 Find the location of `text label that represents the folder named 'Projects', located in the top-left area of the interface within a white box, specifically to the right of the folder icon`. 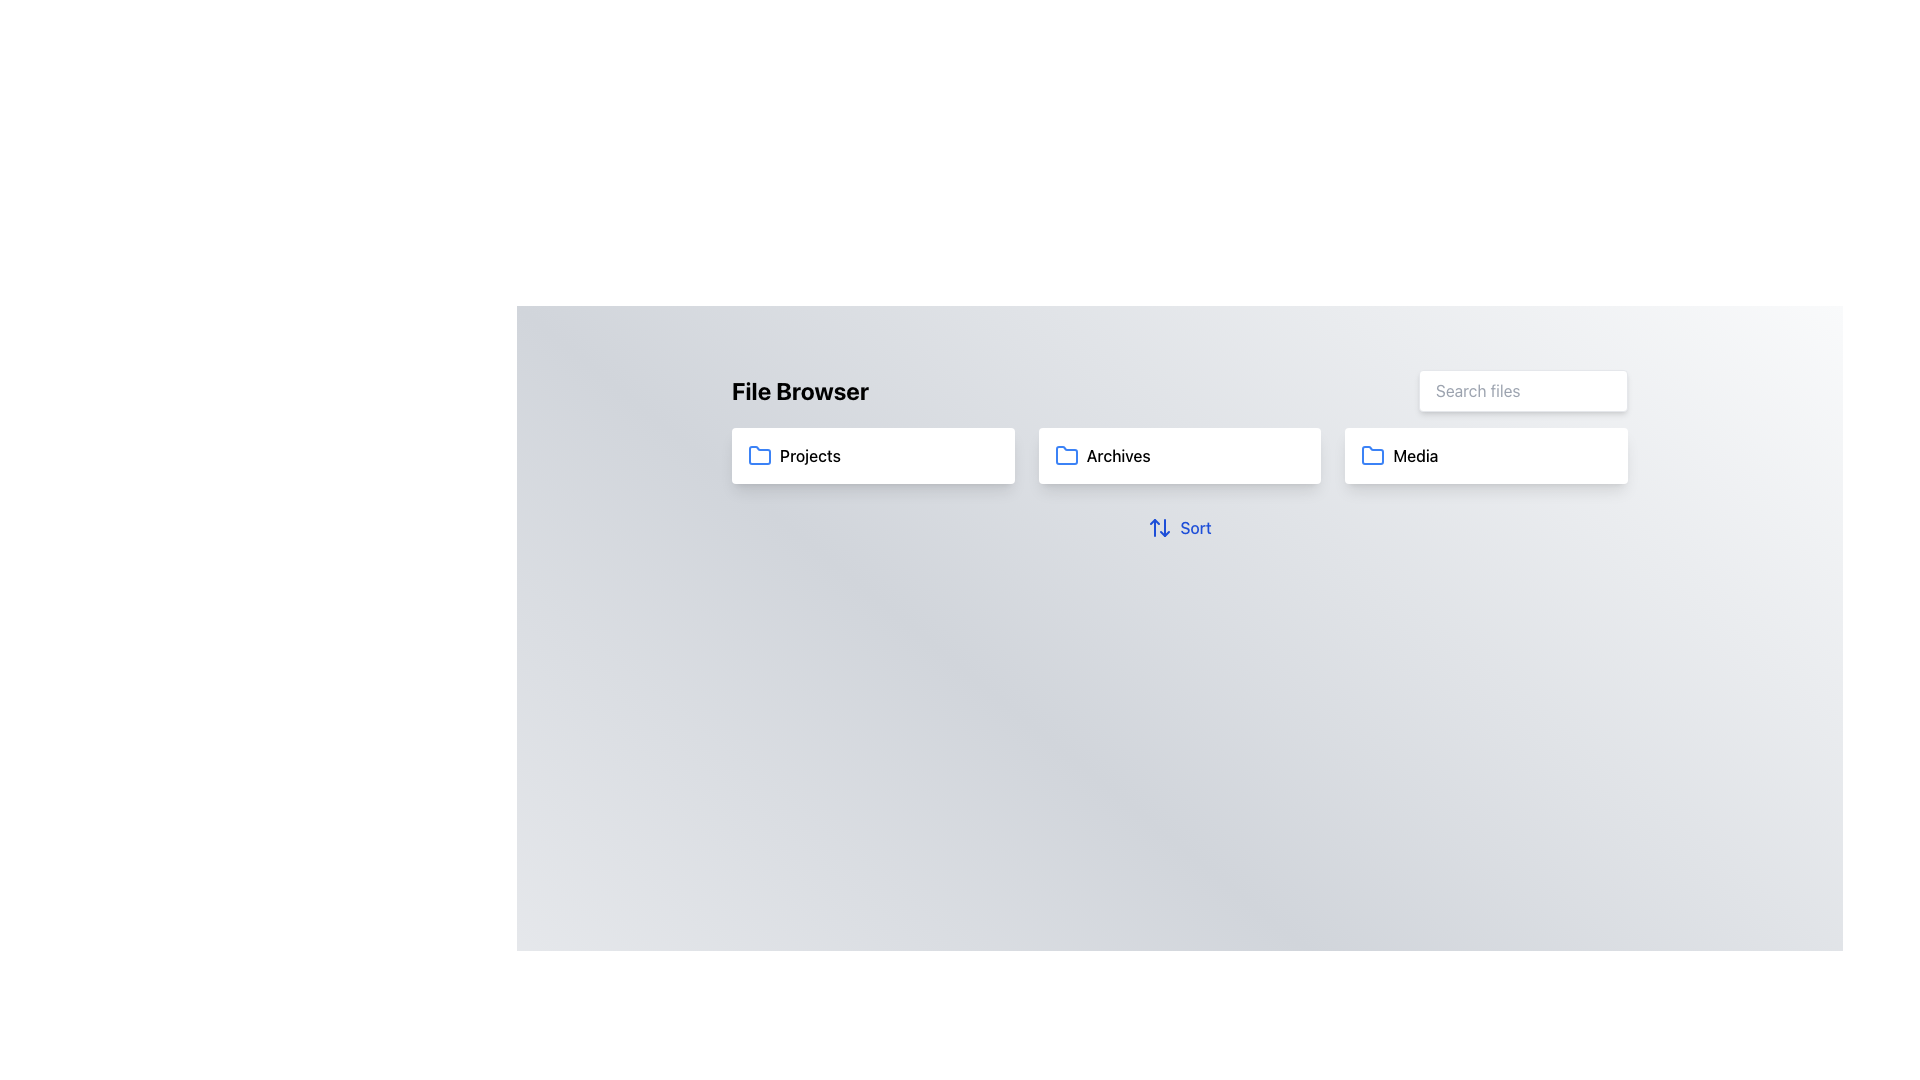

text label that represents the folder named 'Projects', located in the top-left area of the interface within a white box, specifically to the right of the folder icon is located at coordinates (810, 455).